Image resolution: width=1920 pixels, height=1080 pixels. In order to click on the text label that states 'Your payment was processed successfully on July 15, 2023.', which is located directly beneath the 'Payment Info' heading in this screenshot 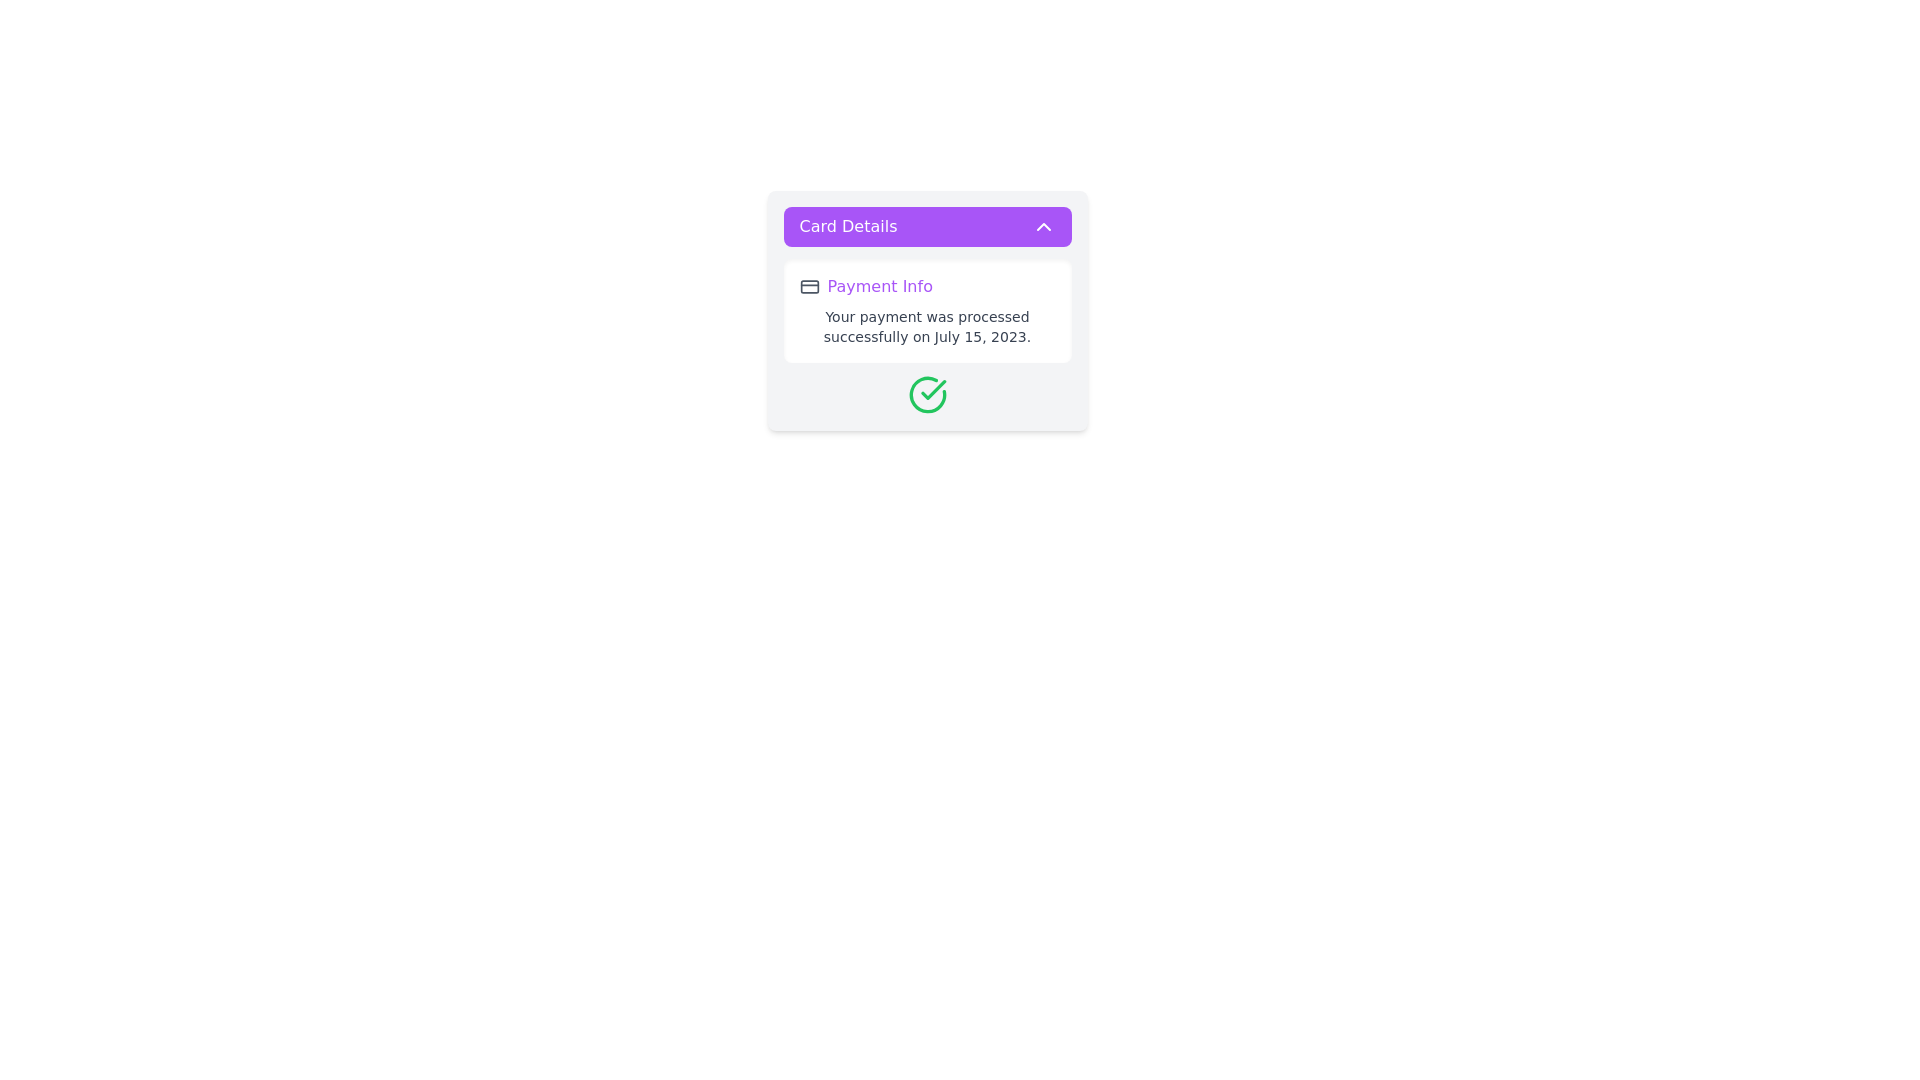, I will do `click(926, 326)`.